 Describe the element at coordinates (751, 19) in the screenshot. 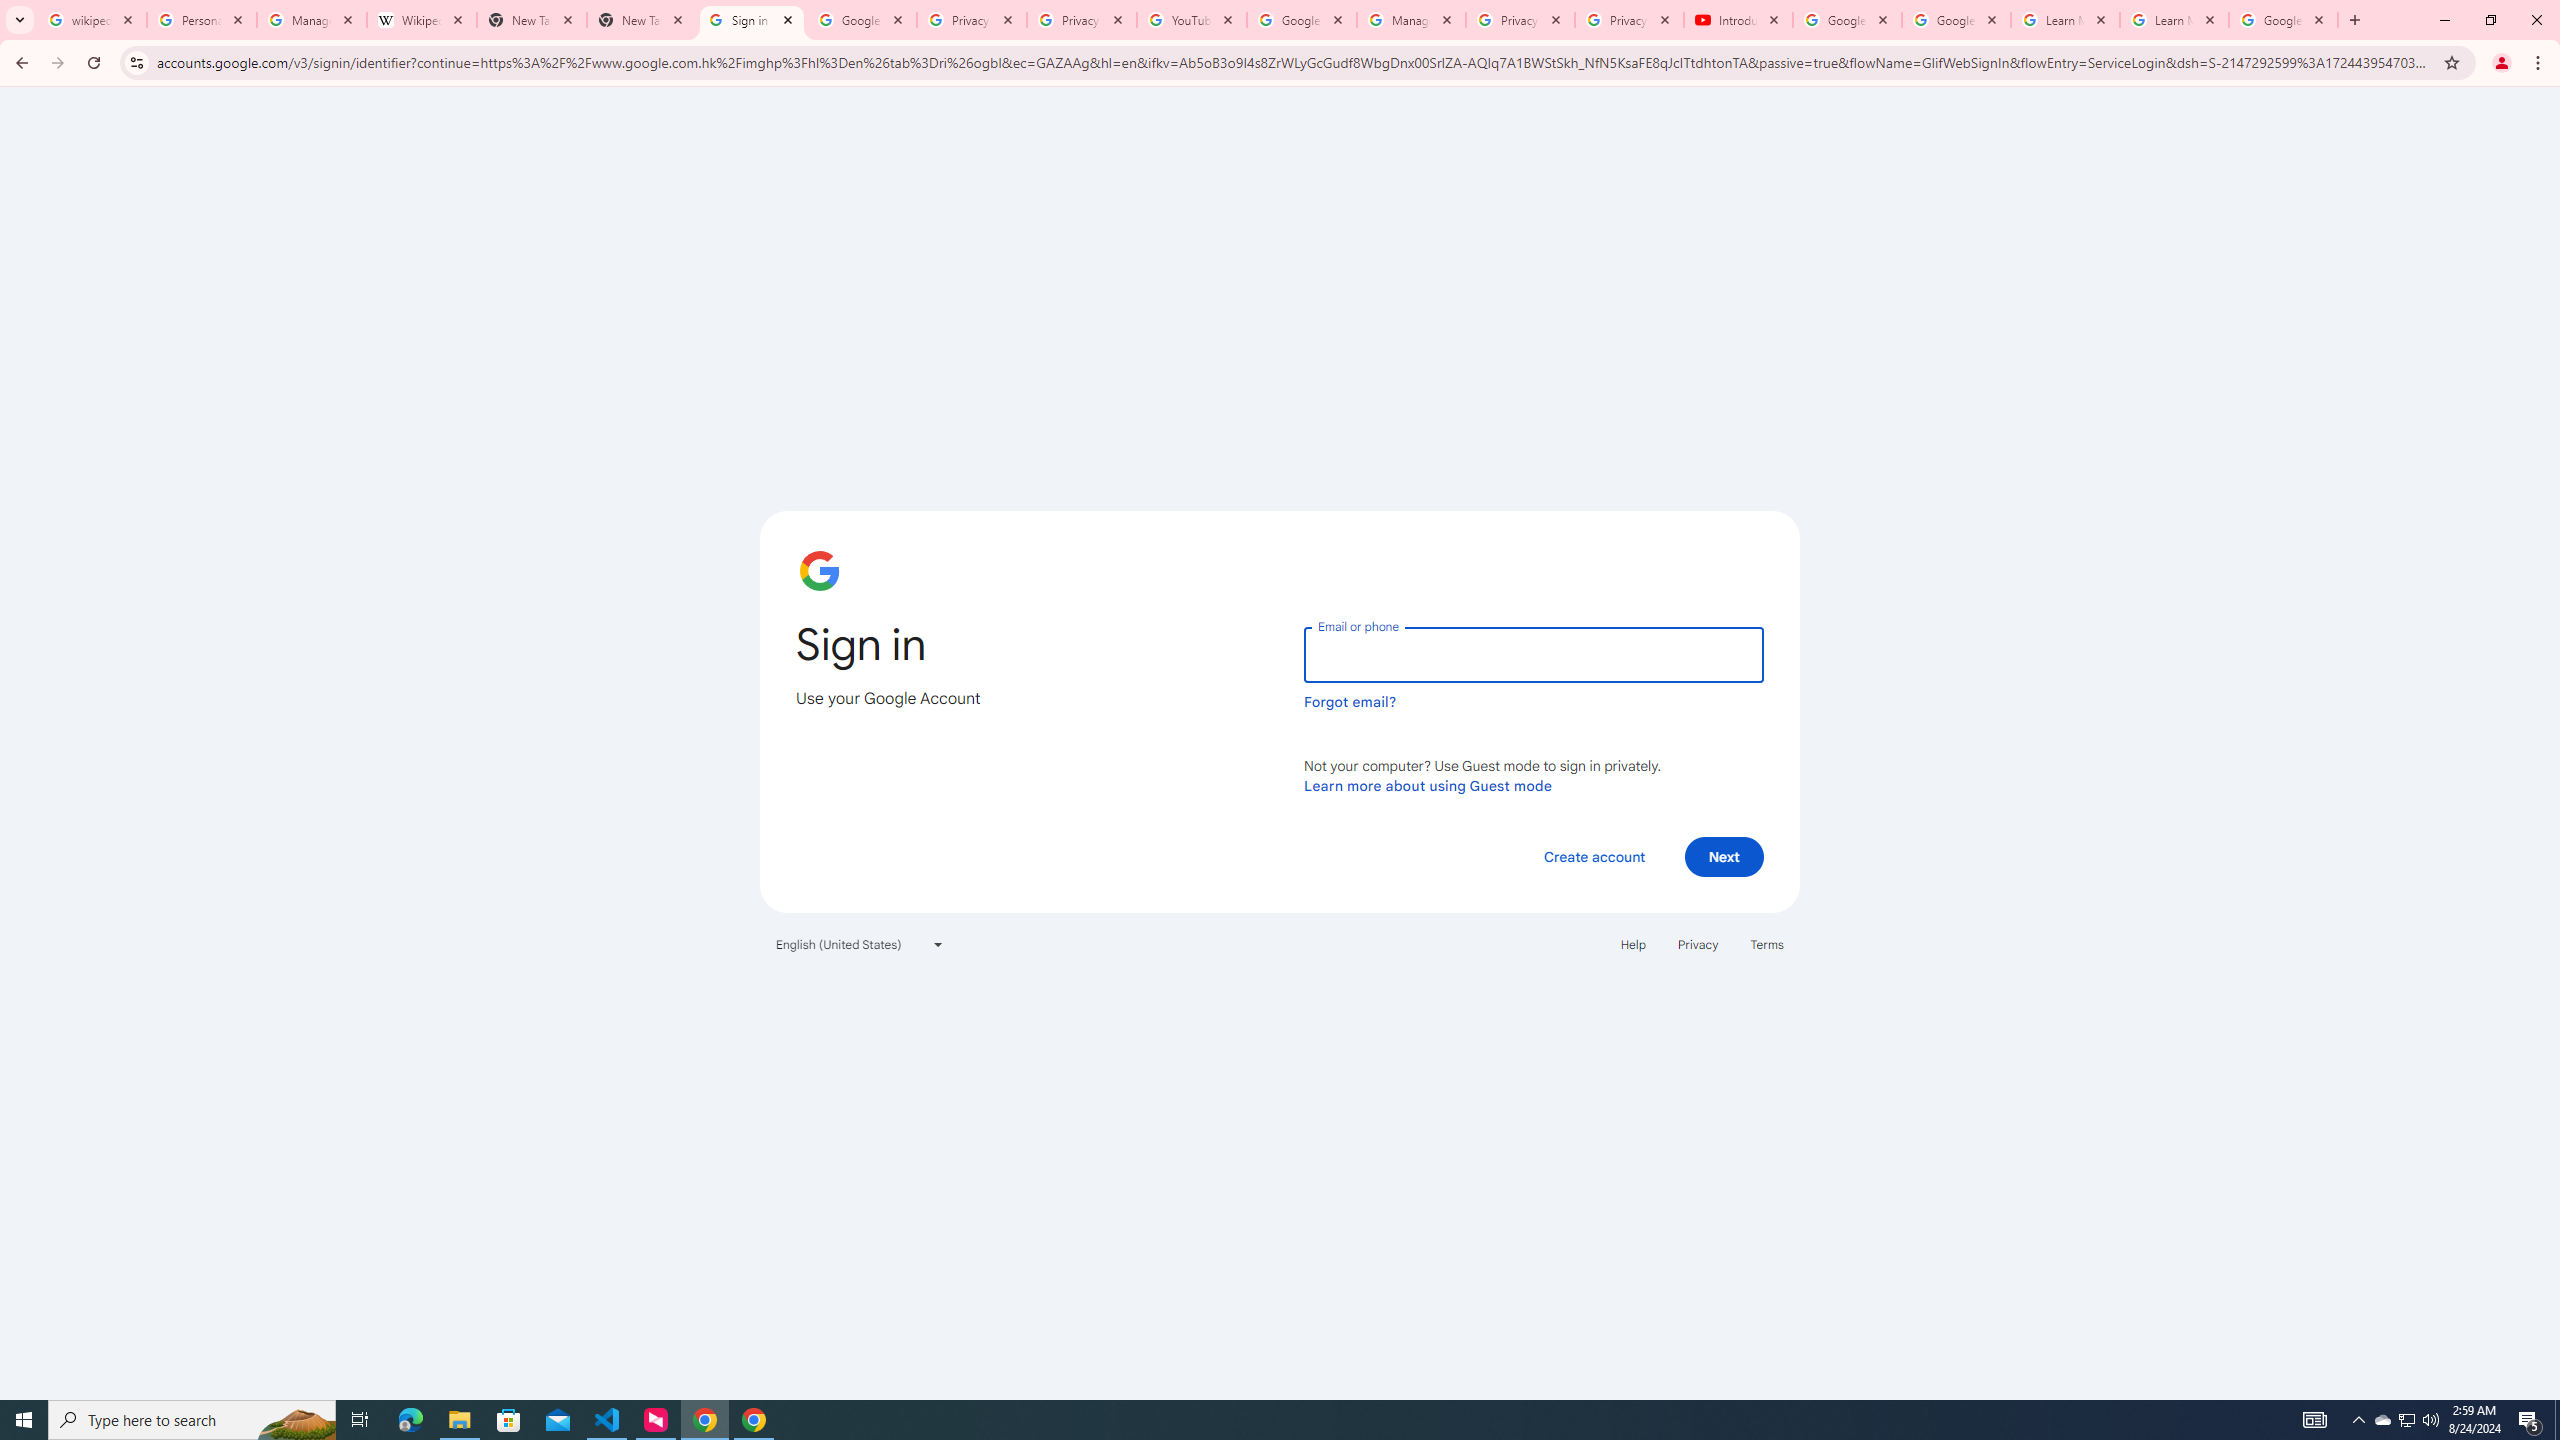

I see `'Sign in - Google Accounts'` at that location.